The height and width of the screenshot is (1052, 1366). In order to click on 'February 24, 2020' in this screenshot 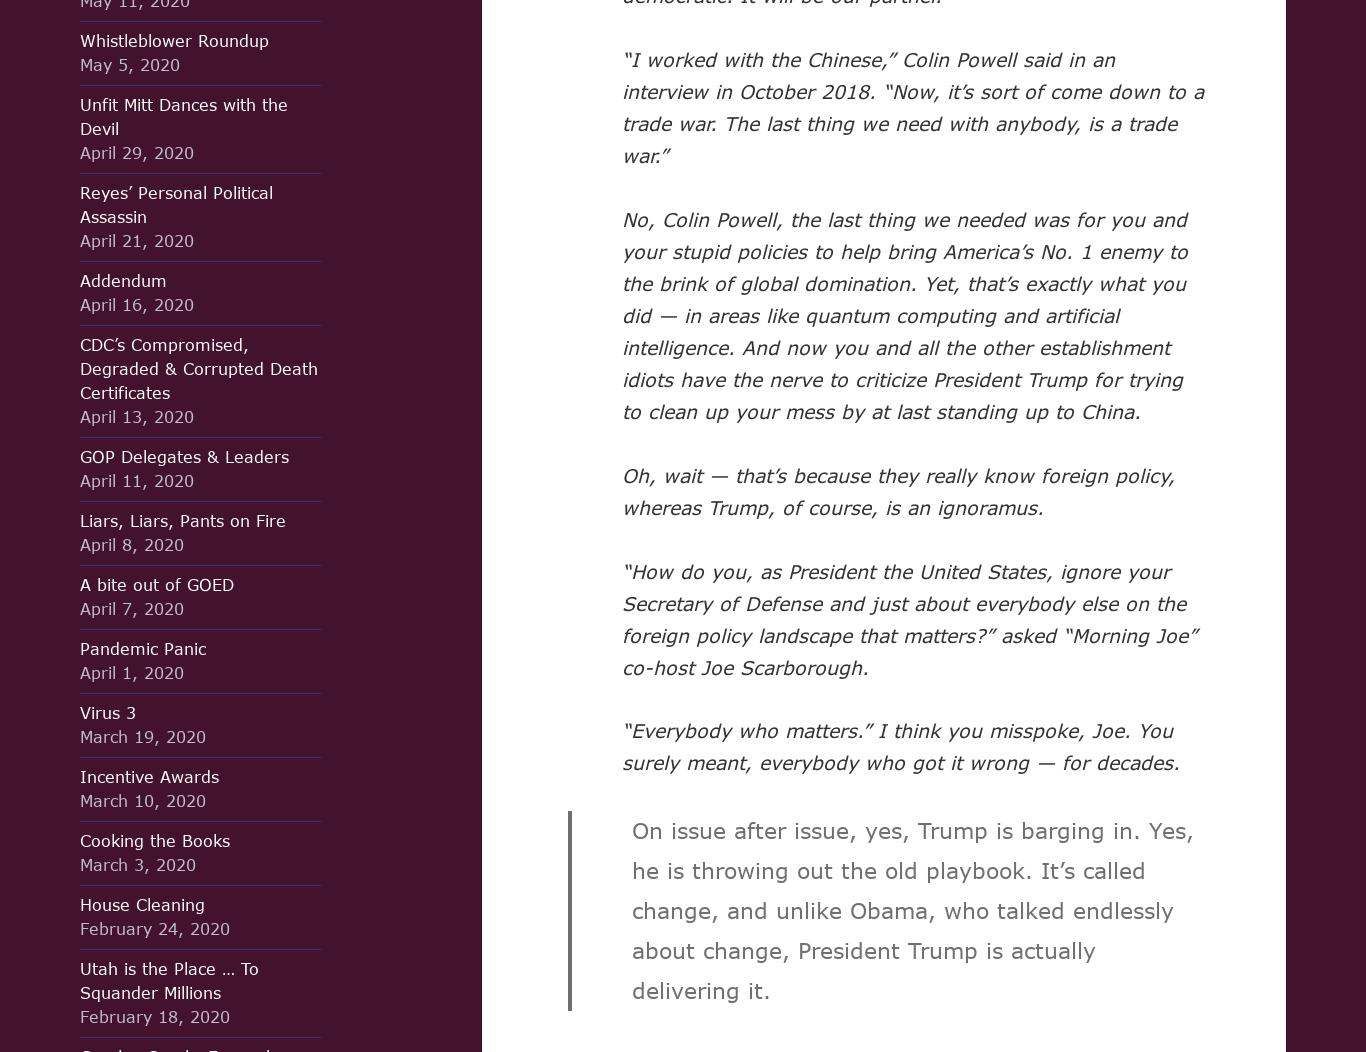, I will do `click(80, 927)`.